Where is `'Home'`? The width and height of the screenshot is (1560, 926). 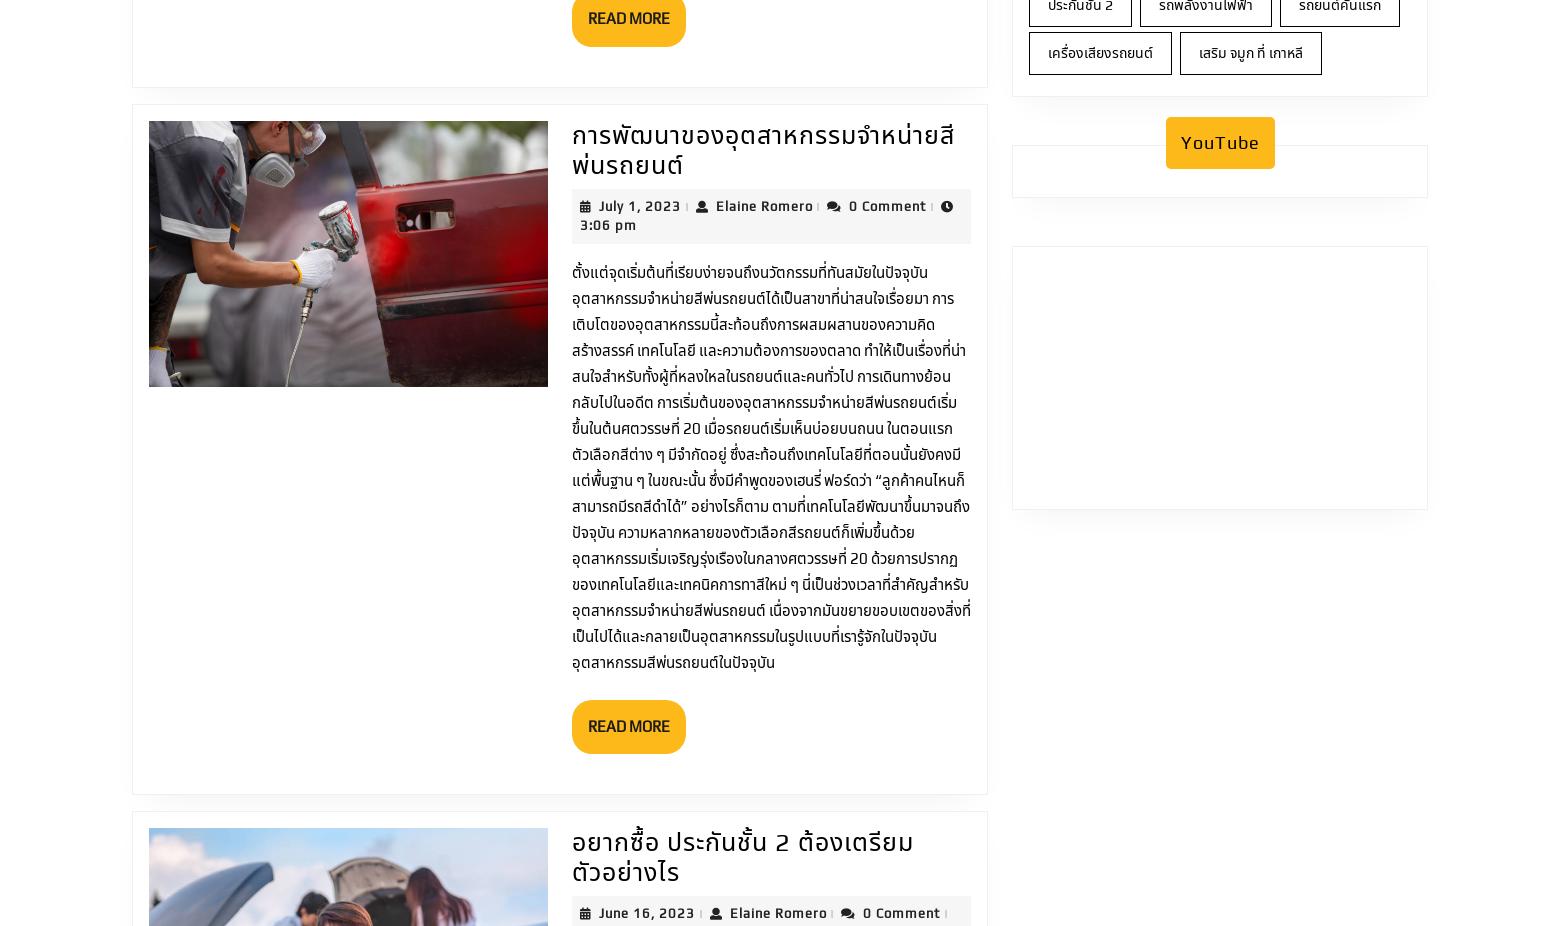
'Home' is located at coordinates (130, 799).